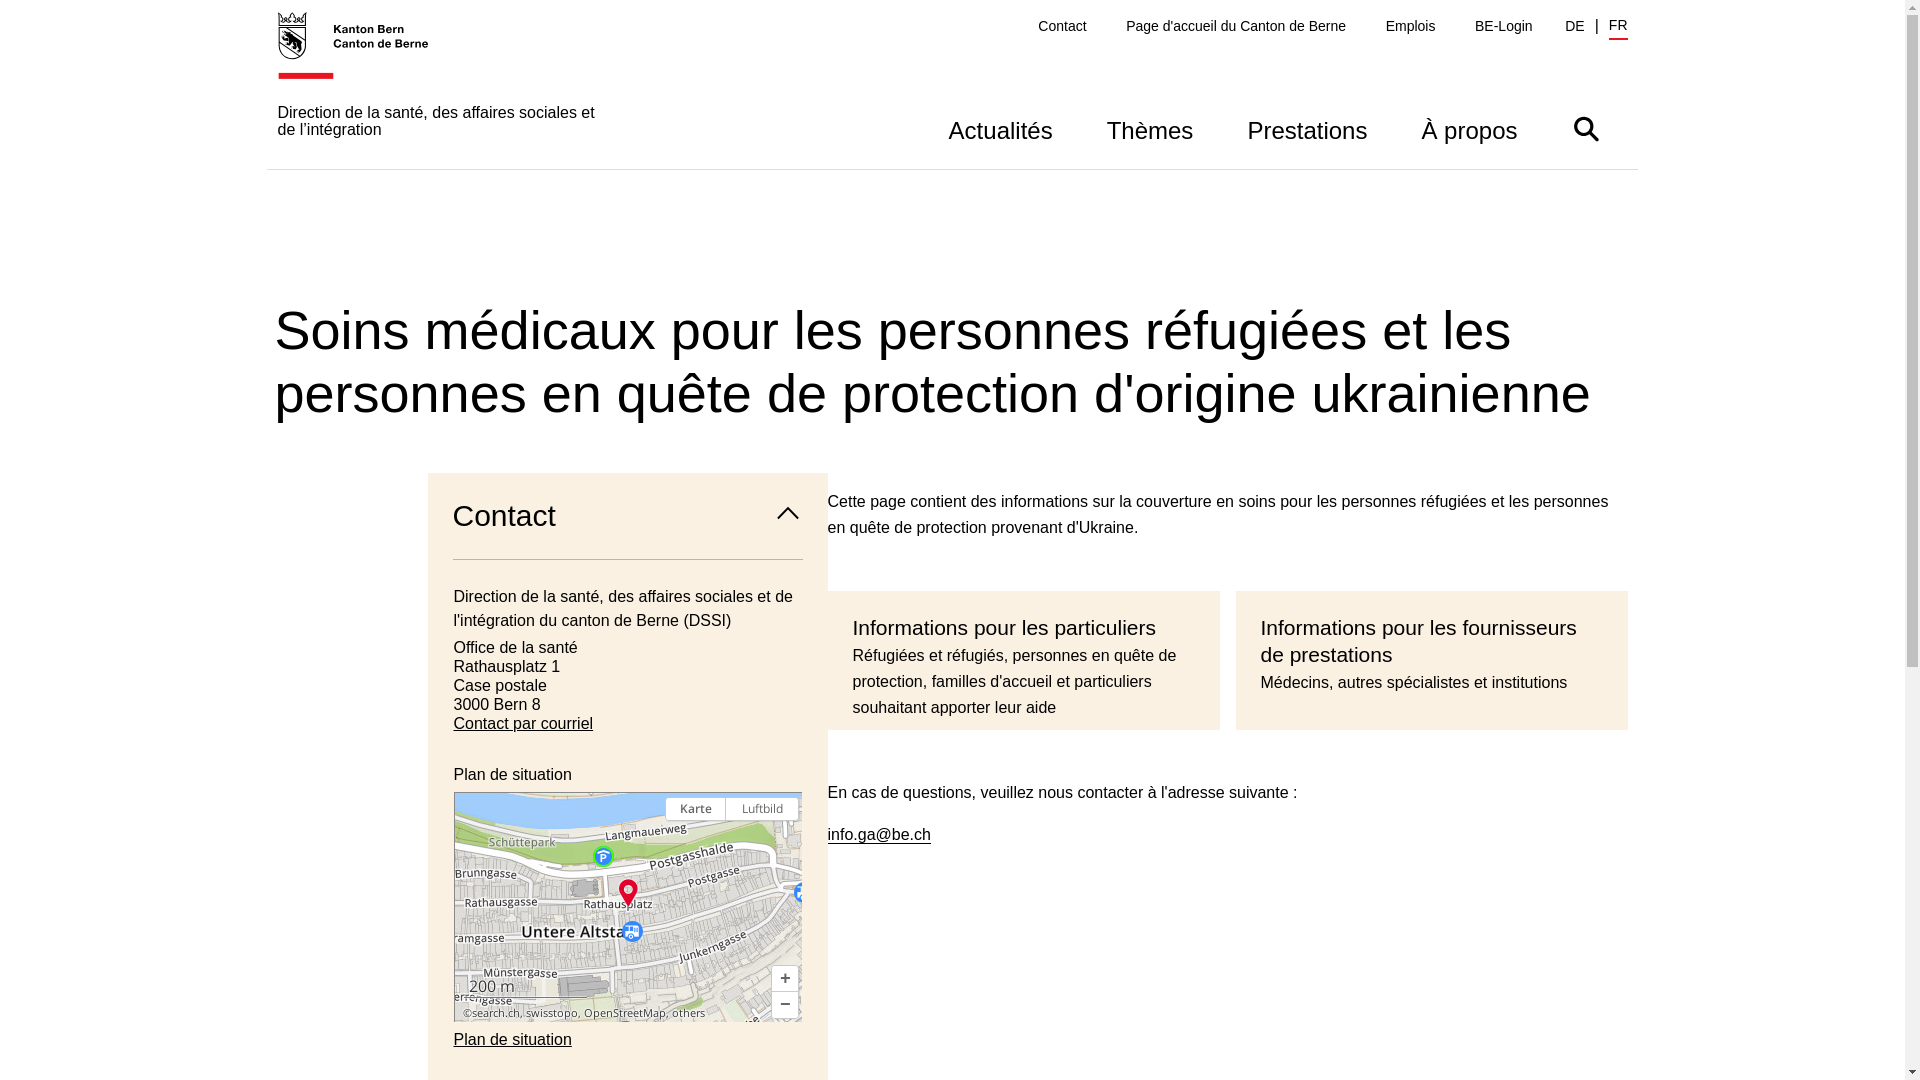 The image size is (1920, 1080). Describe the element at coordinates (1060, 26) in the screenshot. I see `'Contact'` at that location.